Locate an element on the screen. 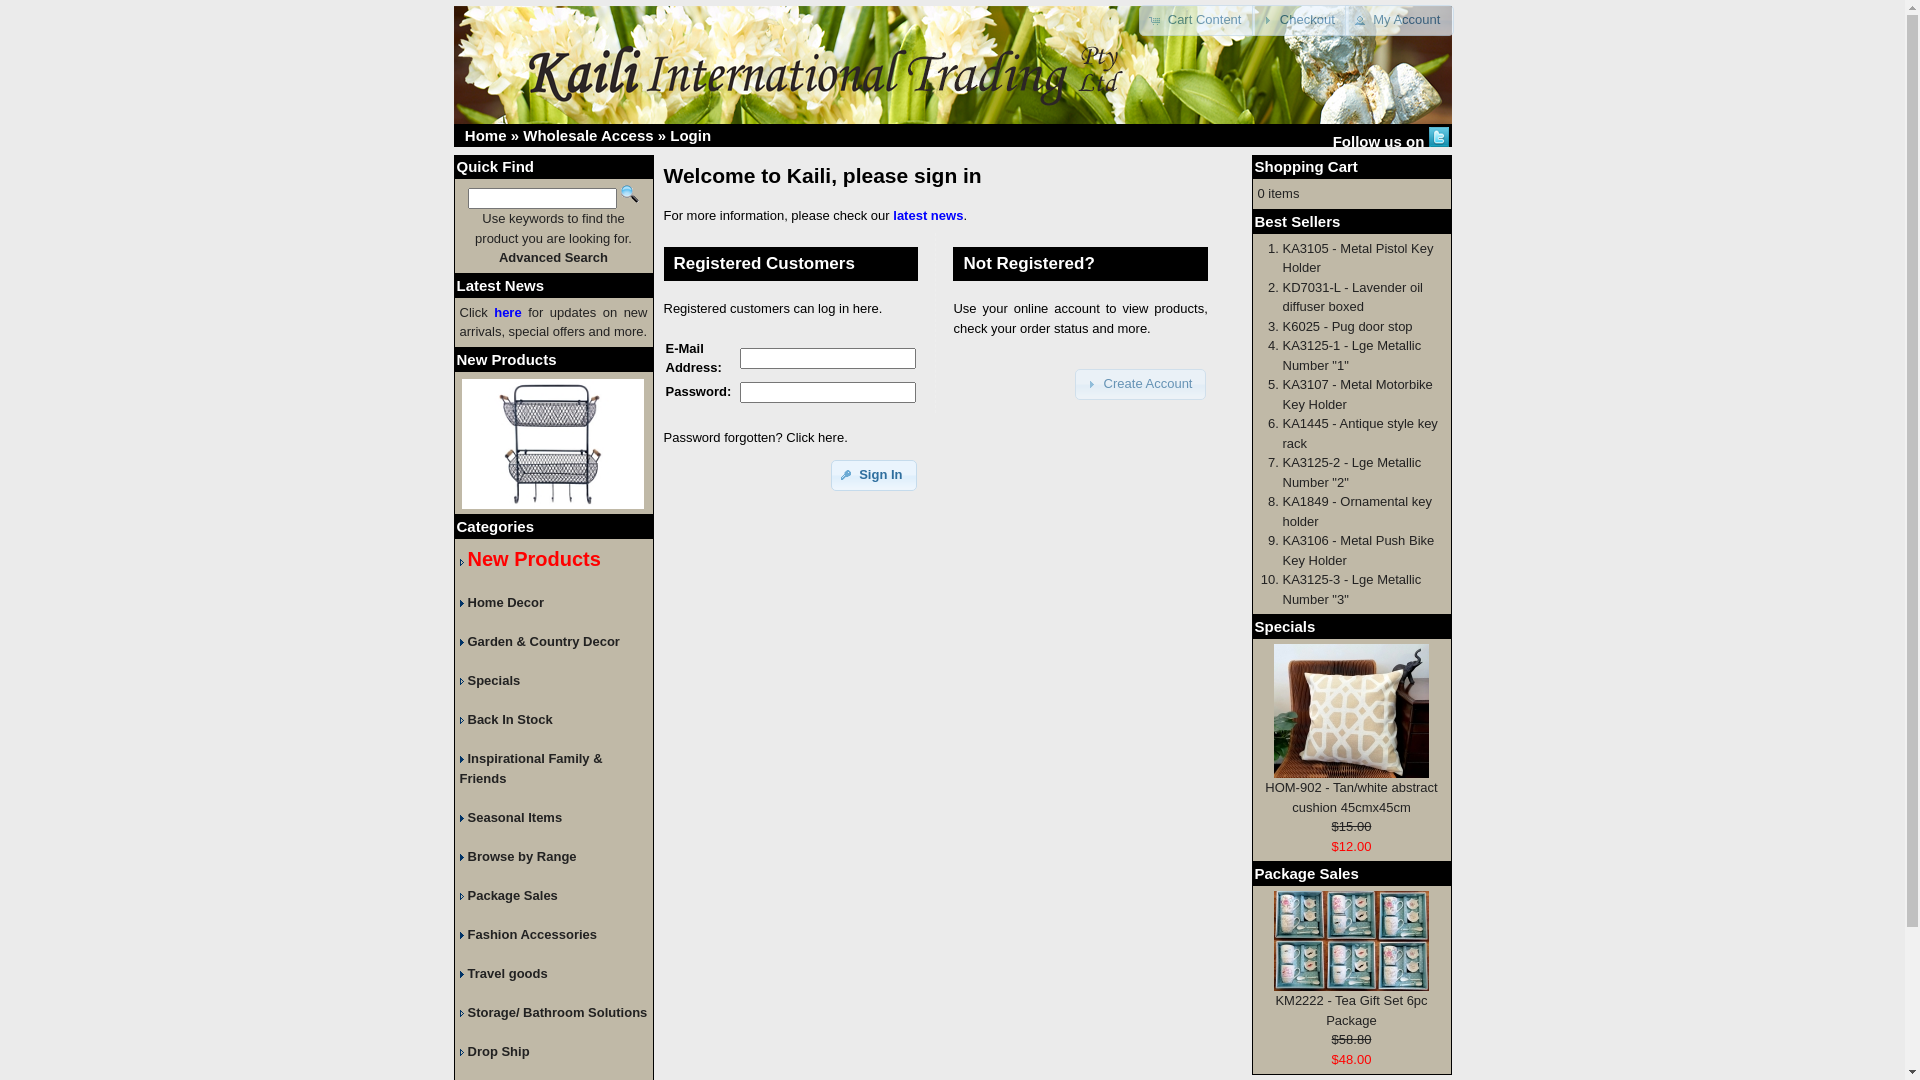  'KA3125-2 - Lge Metallic Number "2"' is located at coordinates (1351, 472).